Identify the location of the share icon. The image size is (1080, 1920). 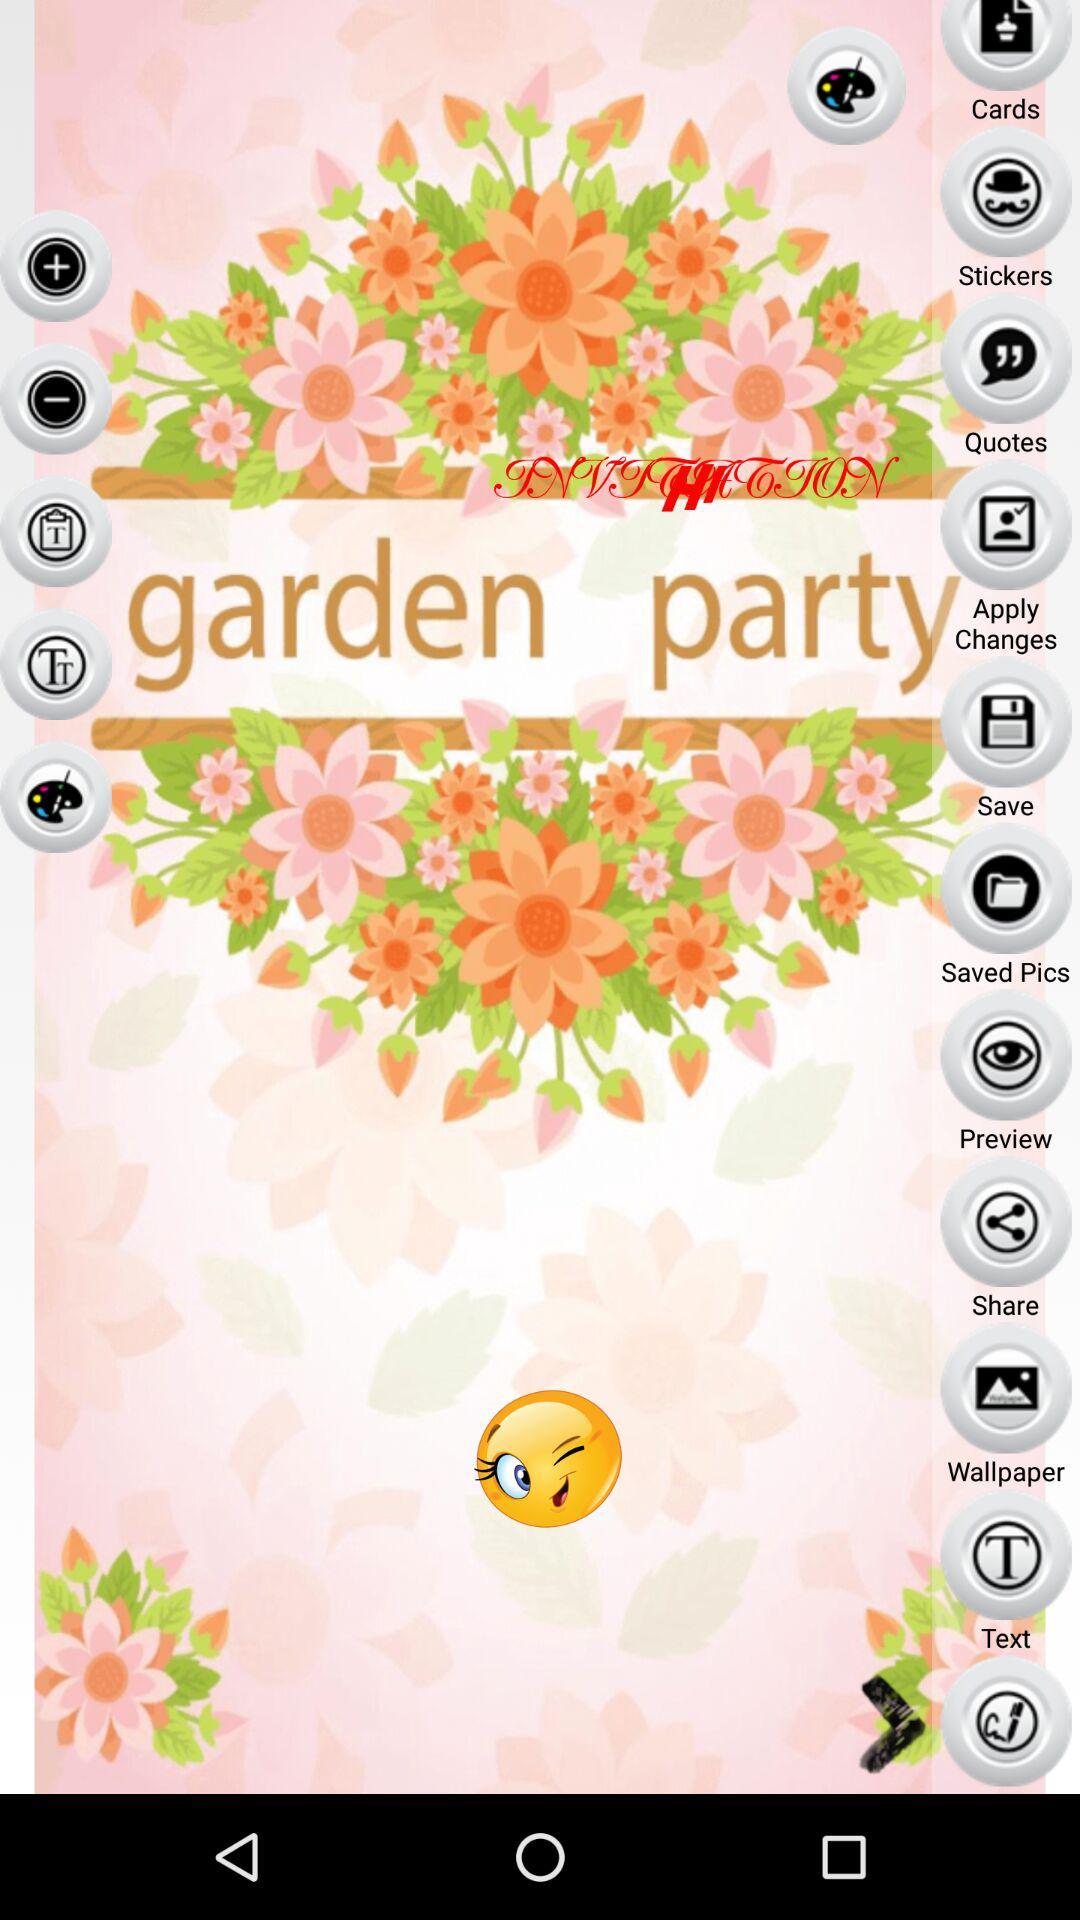
(1006, 1220).